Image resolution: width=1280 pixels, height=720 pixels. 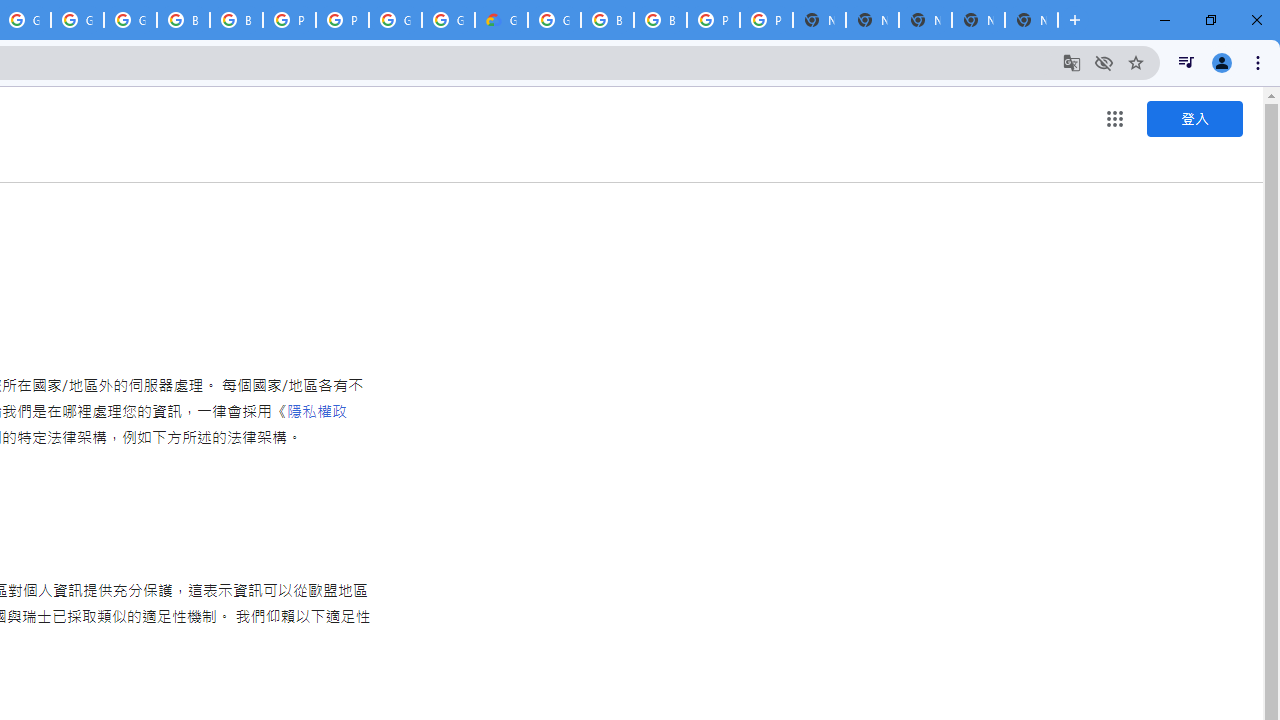 I want to click on 'Google Cloud Platform', so click(x=447, y=20).